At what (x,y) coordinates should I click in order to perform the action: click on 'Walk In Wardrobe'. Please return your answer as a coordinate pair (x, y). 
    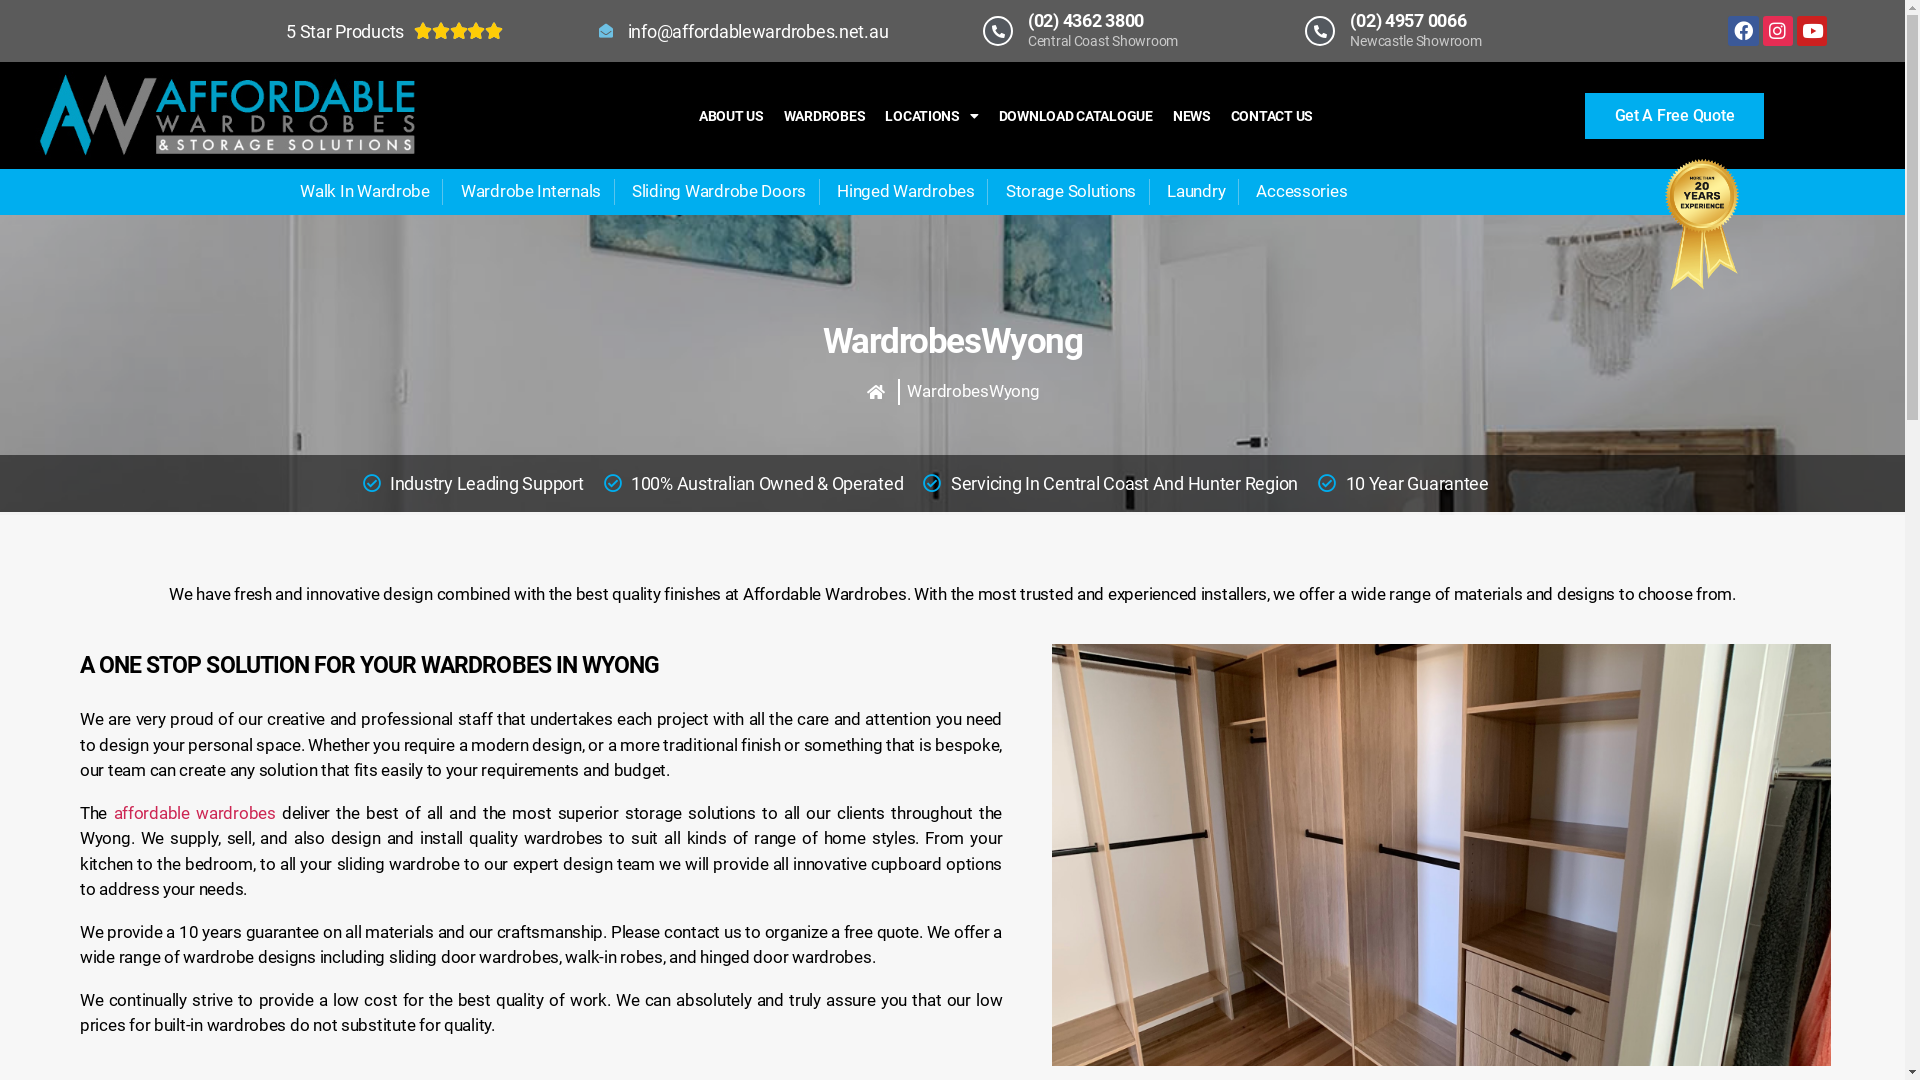
    Looking at the image, I should click on (362, 192).